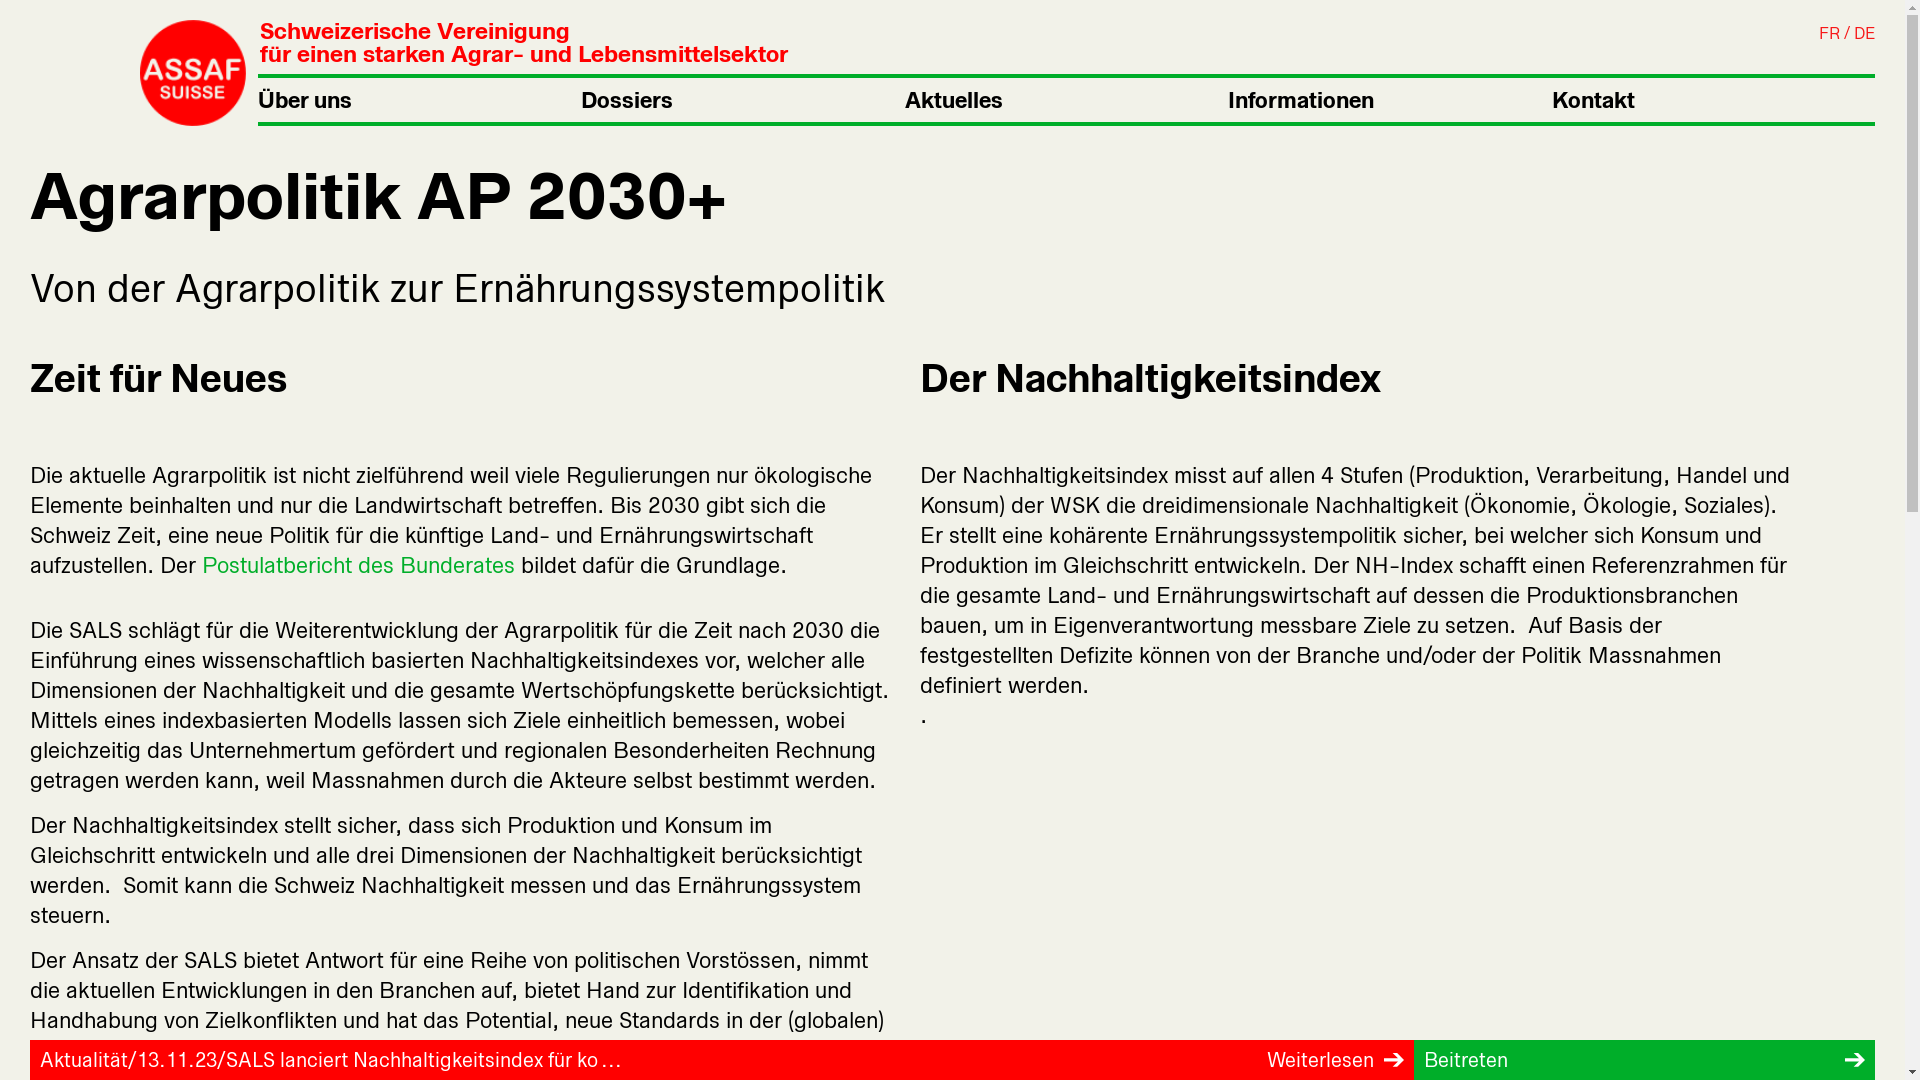 The width and height of the screenshot is (1920, 1080). What do you see at coordinates (1863, 33) in the screenshot?
I see `'DE'` at bounding box center [1863, 33].